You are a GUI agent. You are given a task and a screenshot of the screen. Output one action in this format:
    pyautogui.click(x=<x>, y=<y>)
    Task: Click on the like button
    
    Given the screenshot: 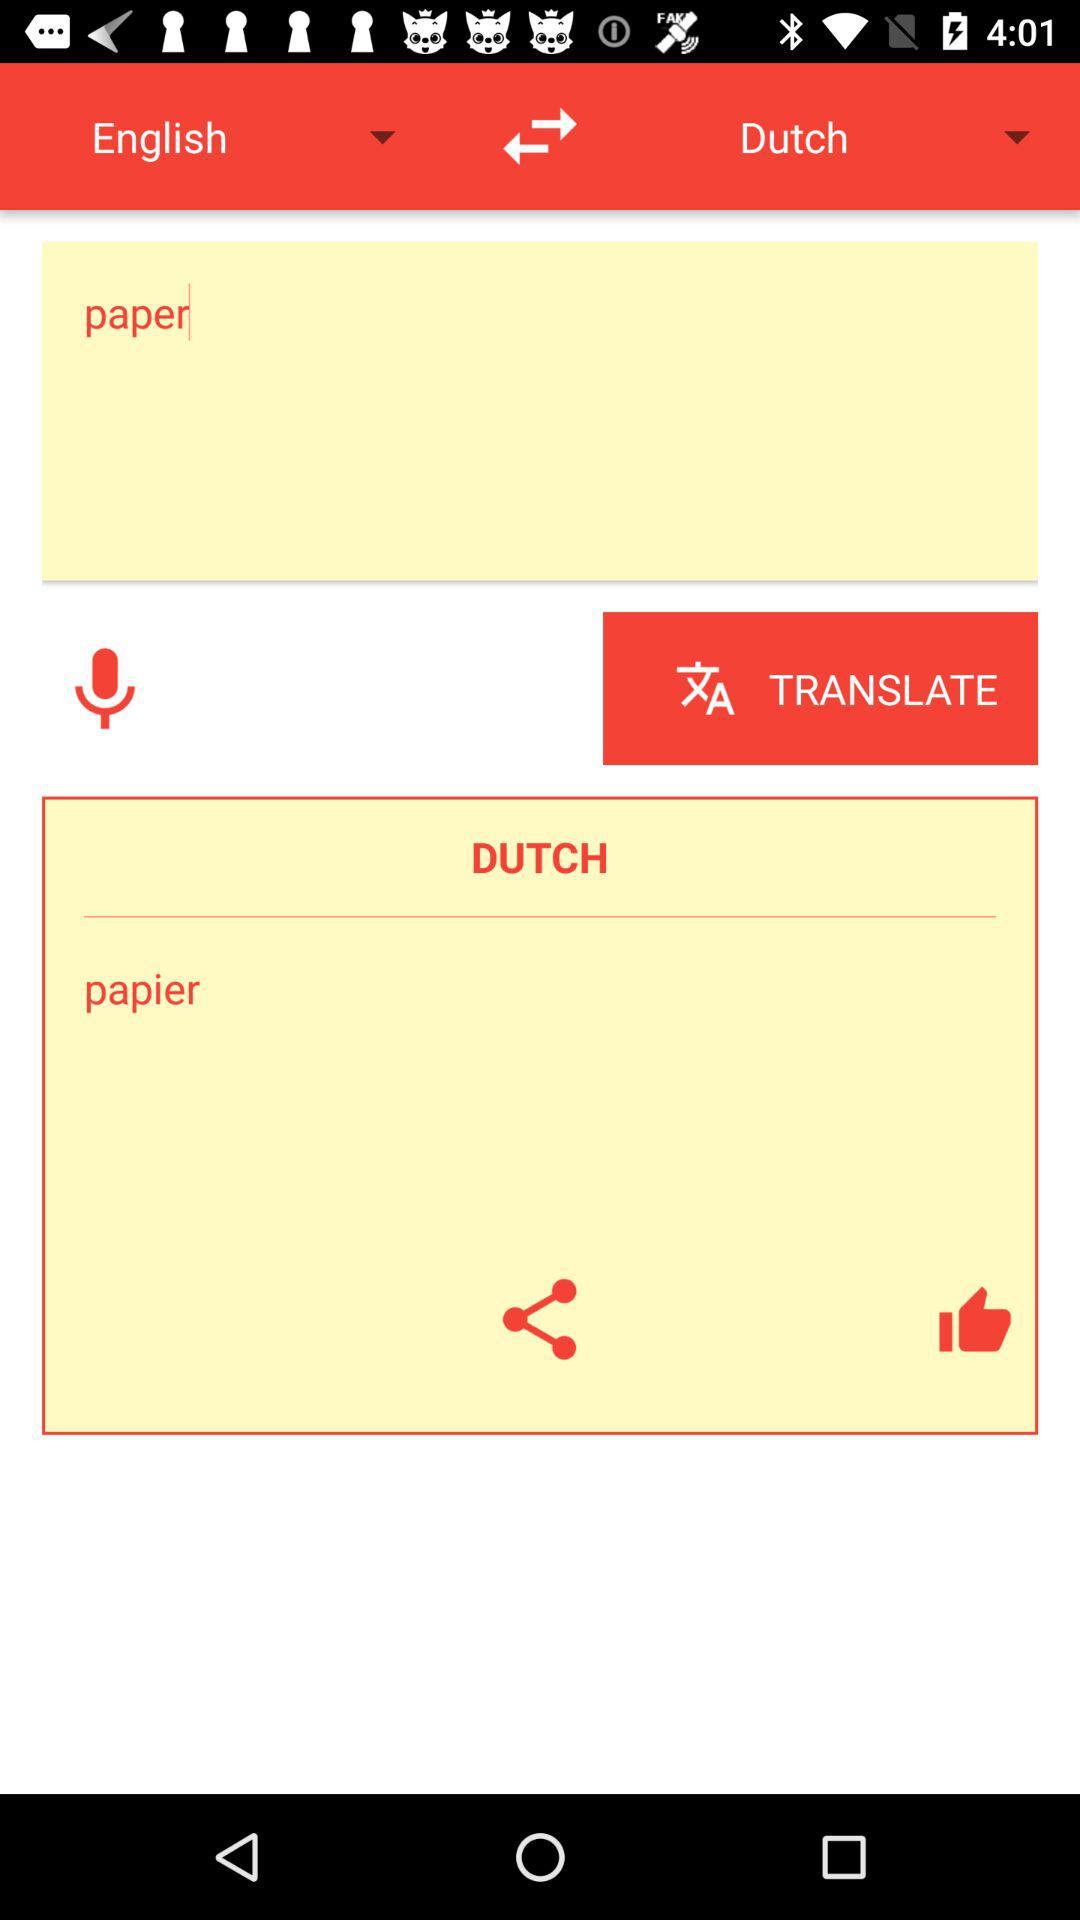 What is the action you would take?
    pyautogui.click(x=974, y=1319)
    